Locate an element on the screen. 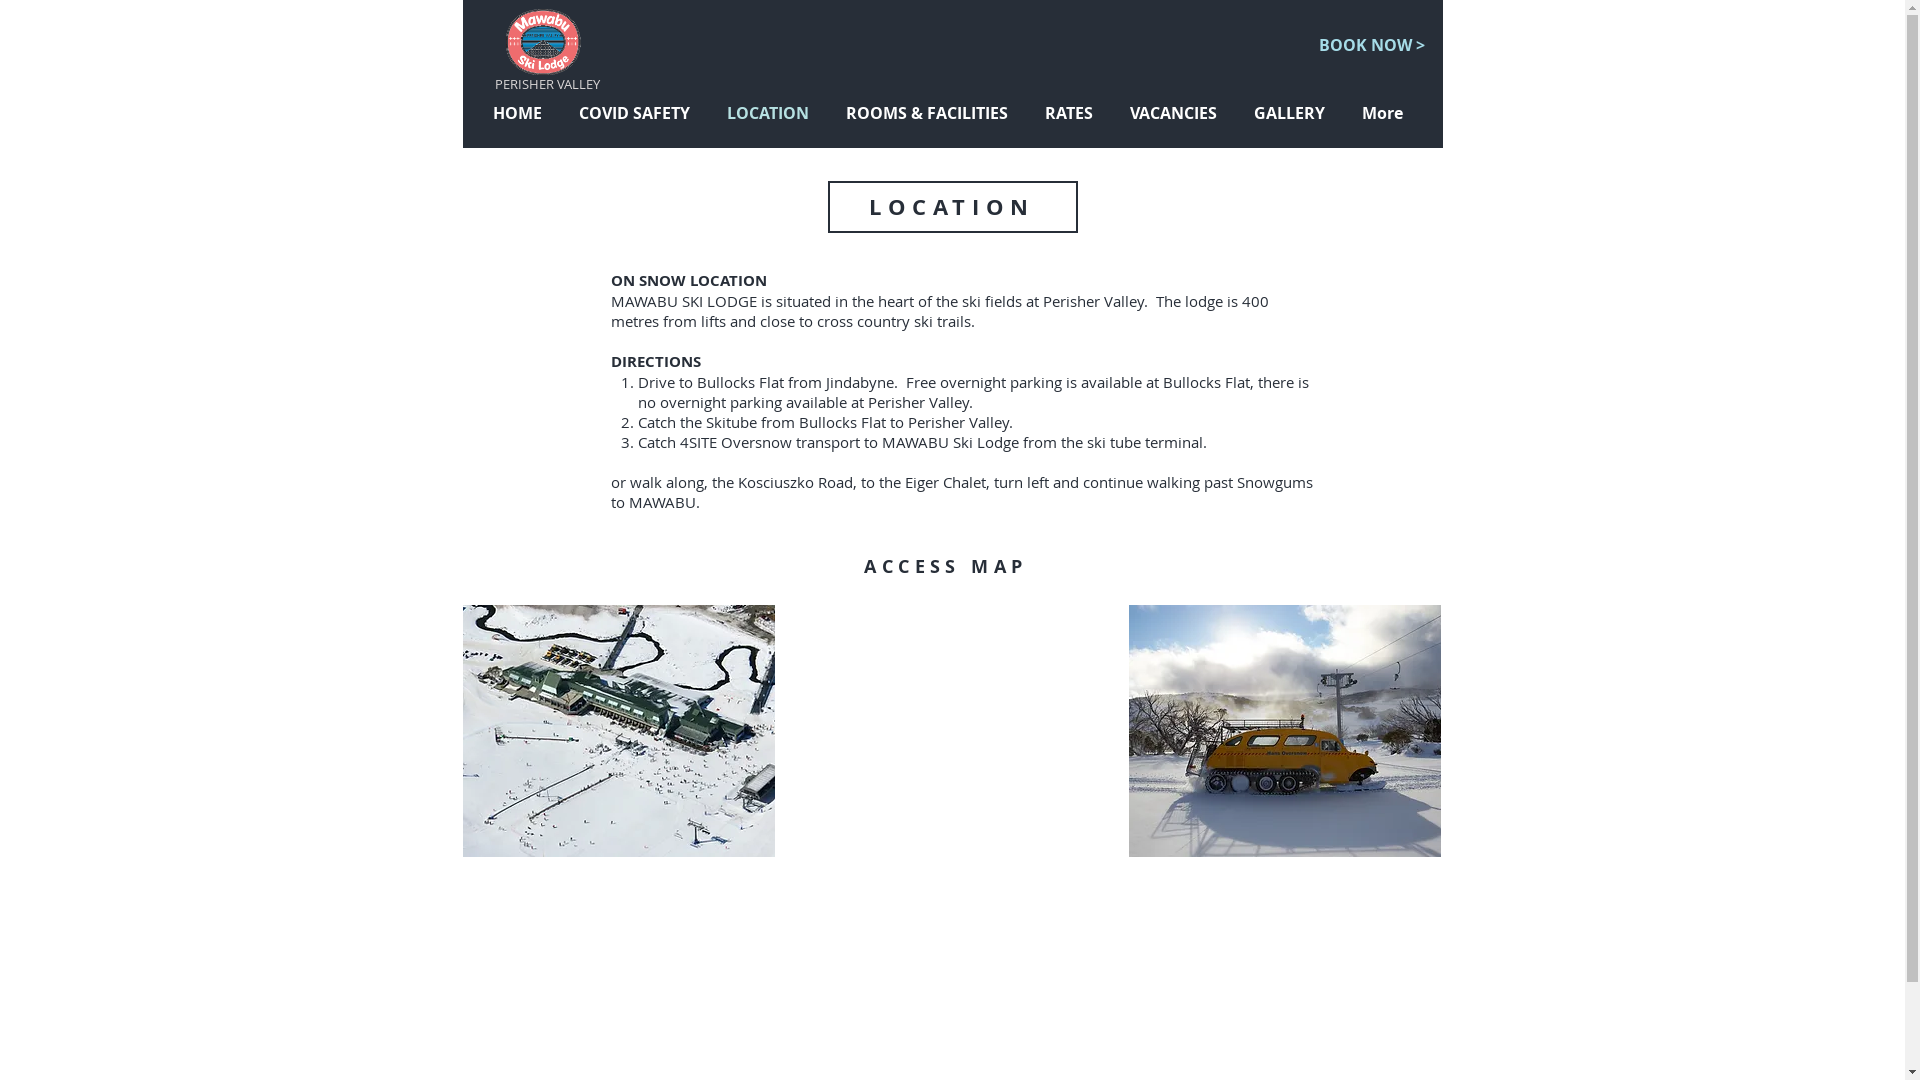  'COVID SAFETY' is located at coordinates (637, 113).